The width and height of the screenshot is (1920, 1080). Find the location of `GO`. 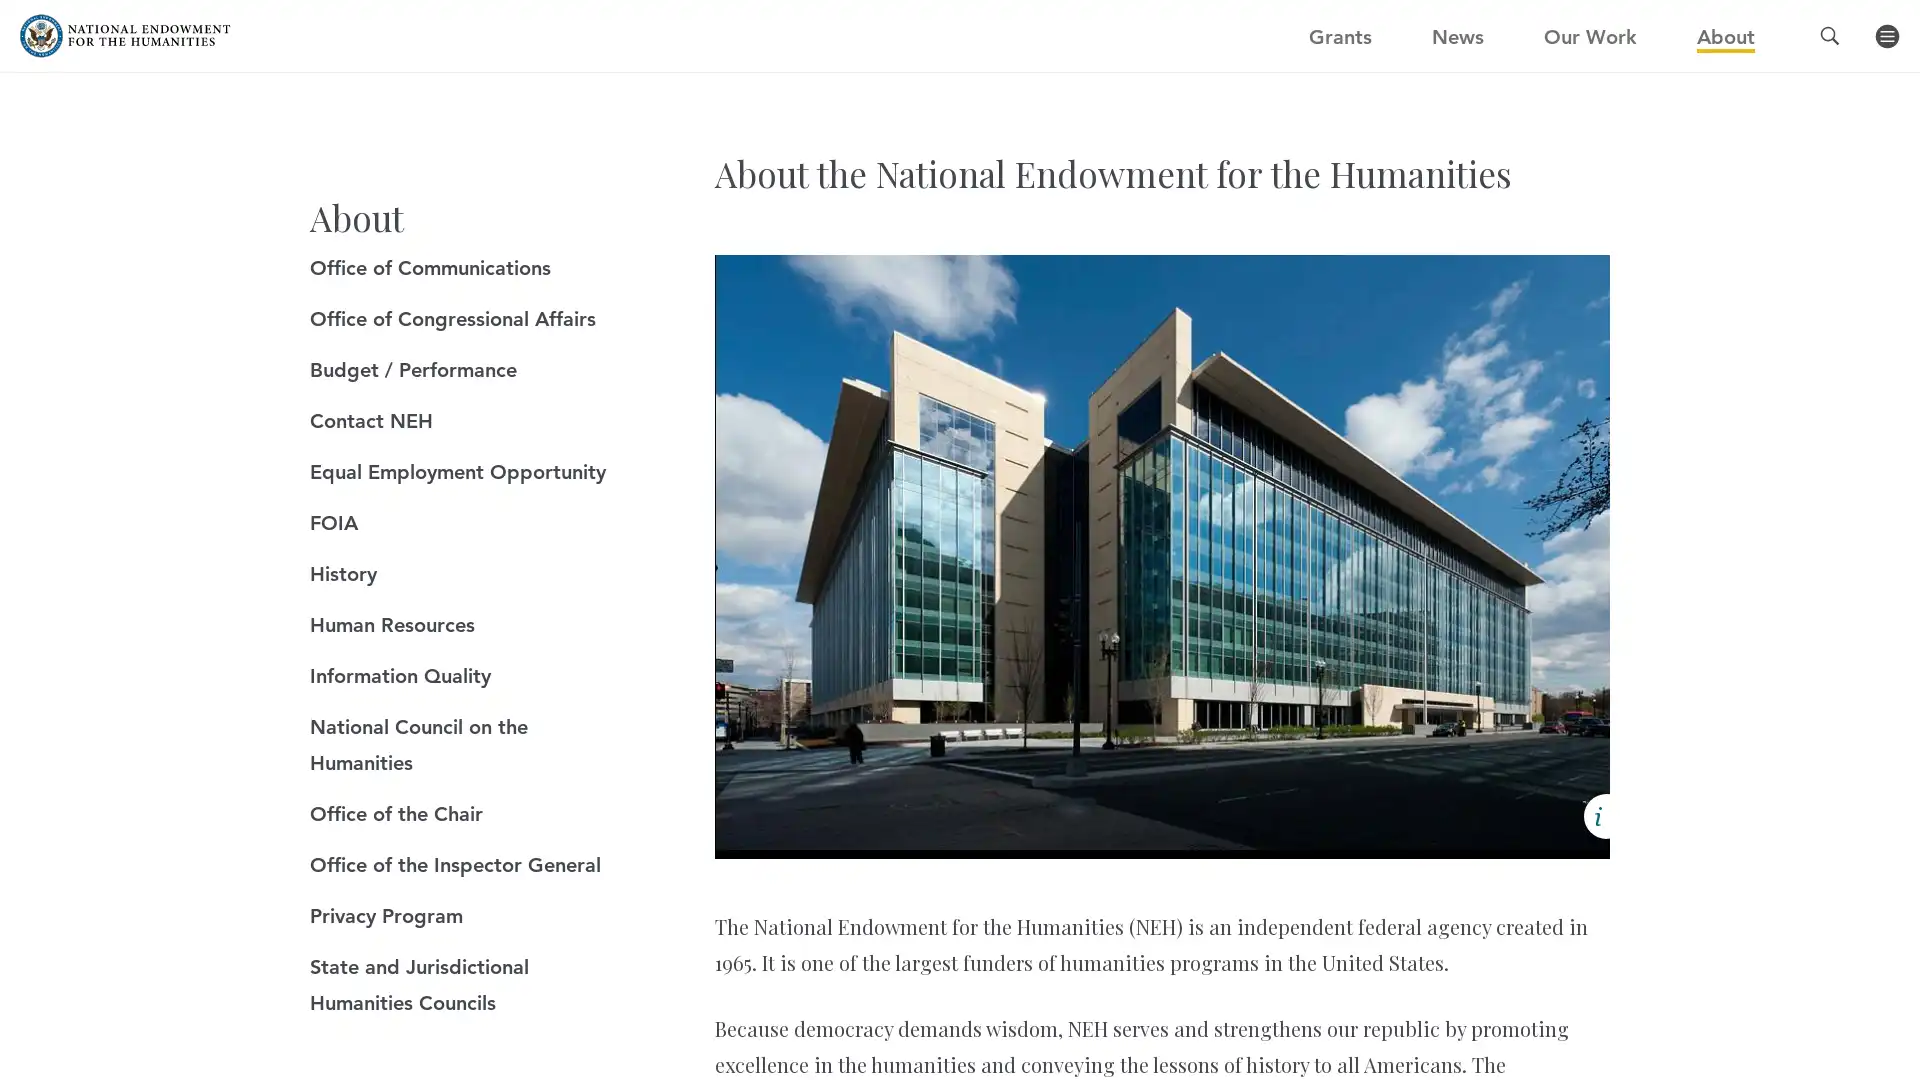

GO is located at coordinates (1316, 46).